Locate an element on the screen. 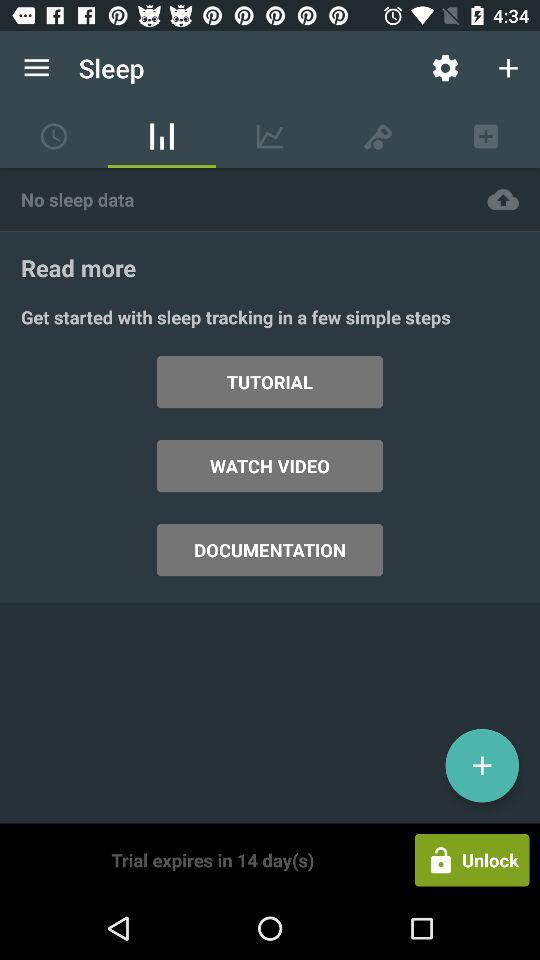 This screenshot has width=540, height=960. the item above the trial expires in icon is located at coordinates (270, 550).